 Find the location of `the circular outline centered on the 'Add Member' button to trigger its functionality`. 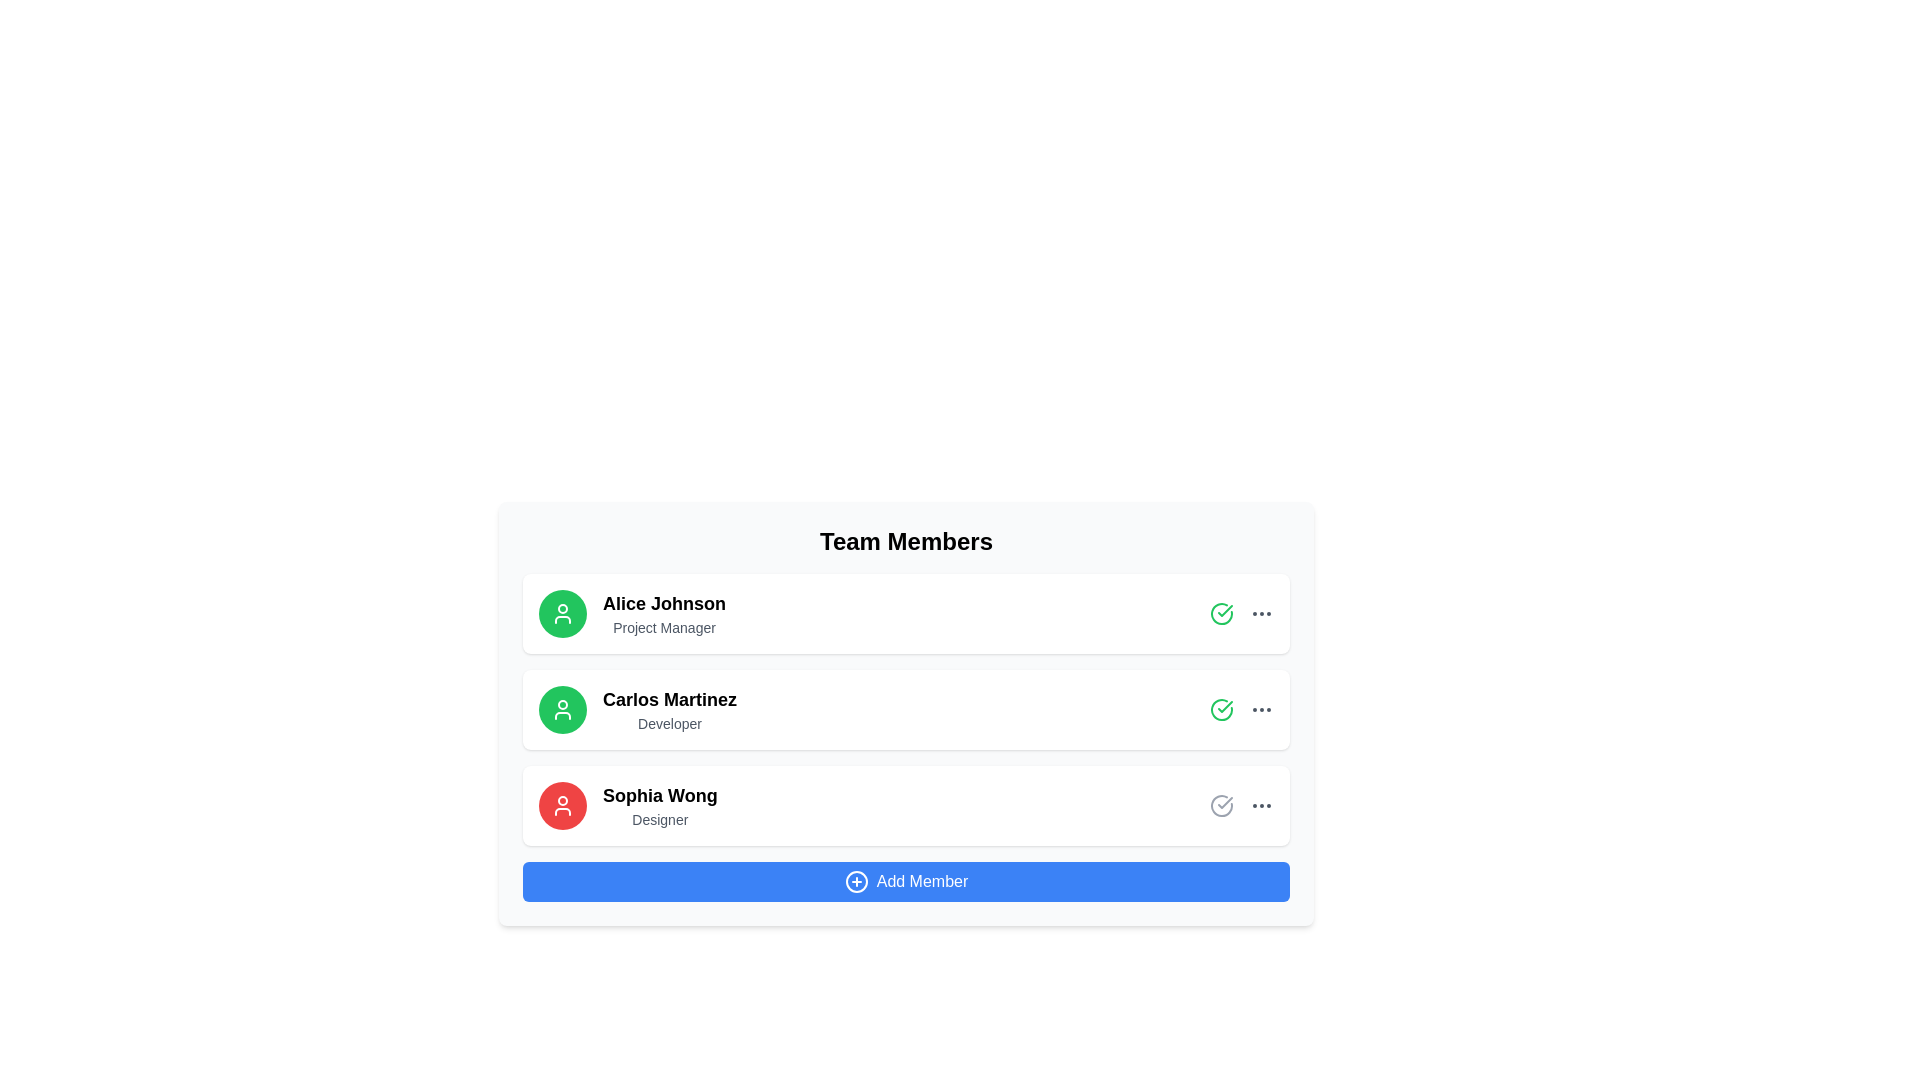

the circular outline centered on the 'Add Member' button to trigger its functionality is located at coordinates (856, 881).